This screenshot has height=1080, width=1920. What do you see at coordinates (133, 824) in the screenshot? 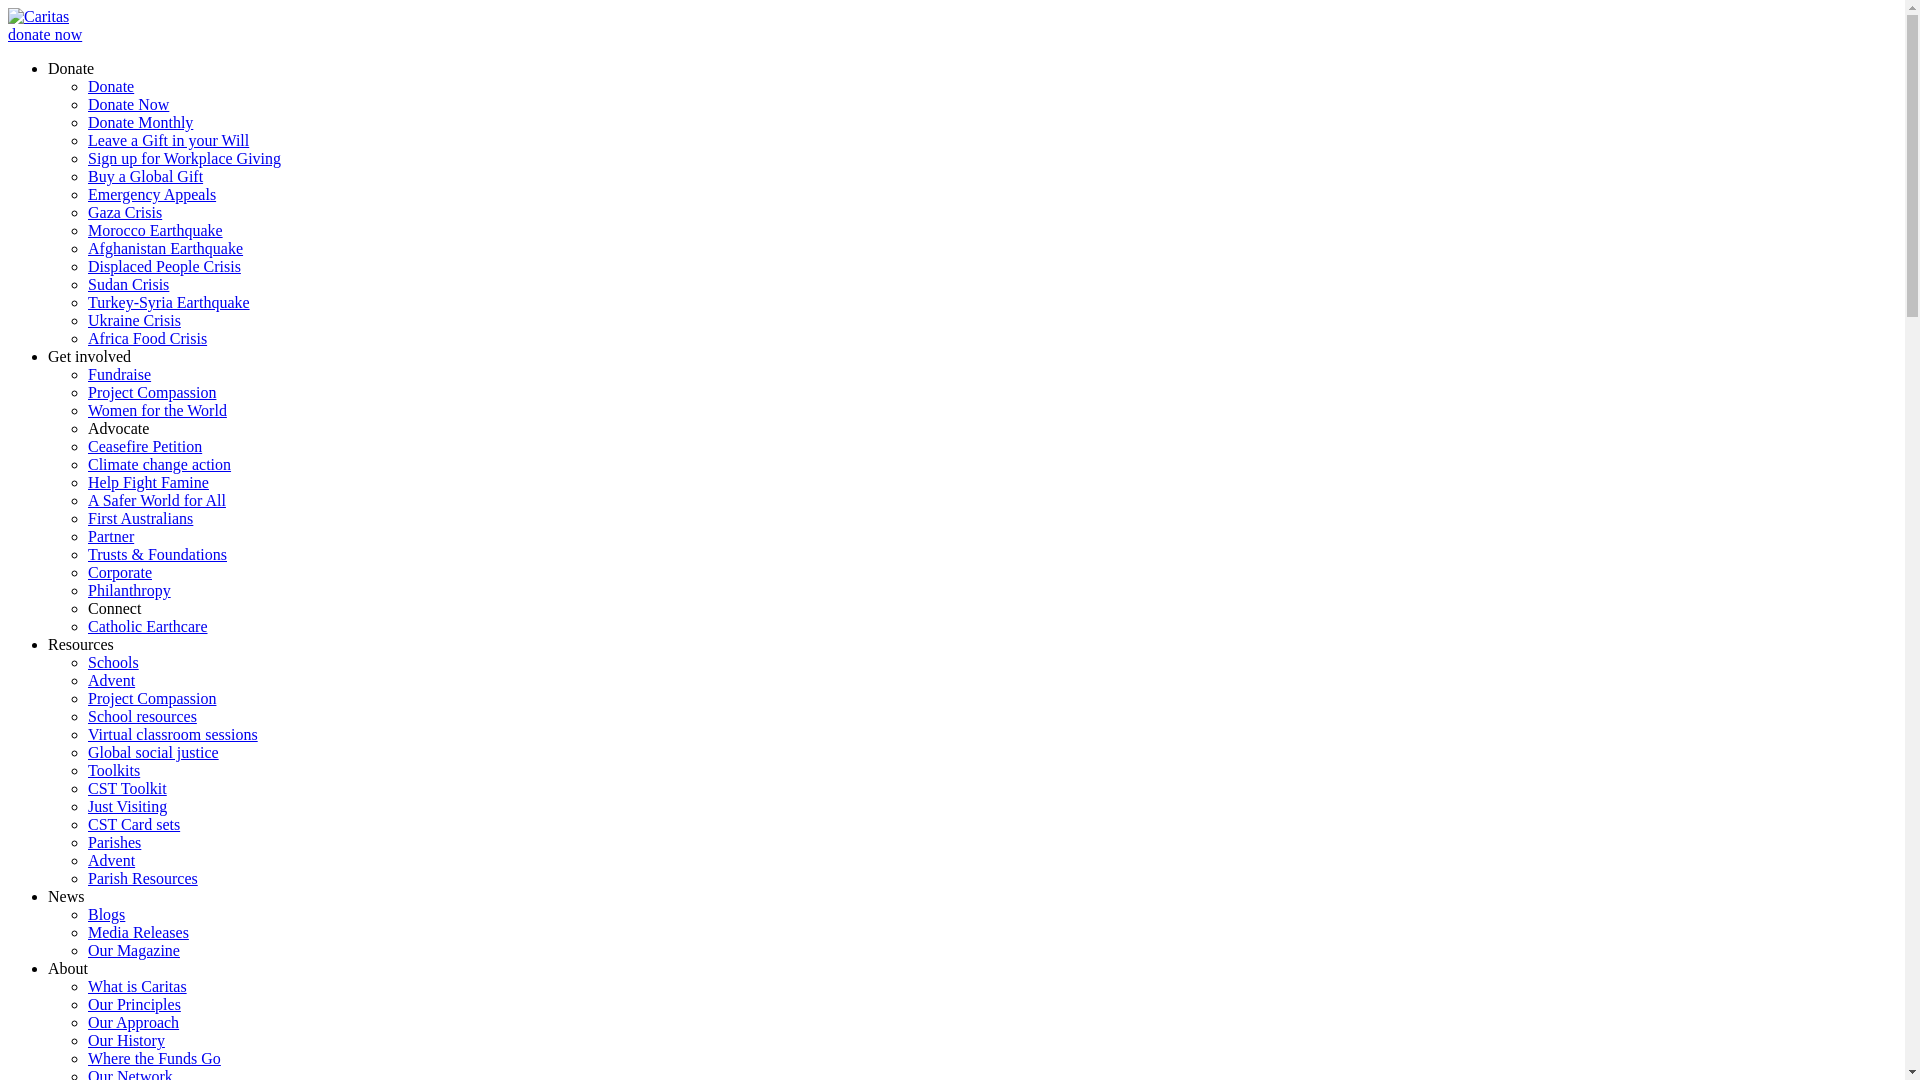
I see `'CST Card sets'` at bounding box center [133, 824].